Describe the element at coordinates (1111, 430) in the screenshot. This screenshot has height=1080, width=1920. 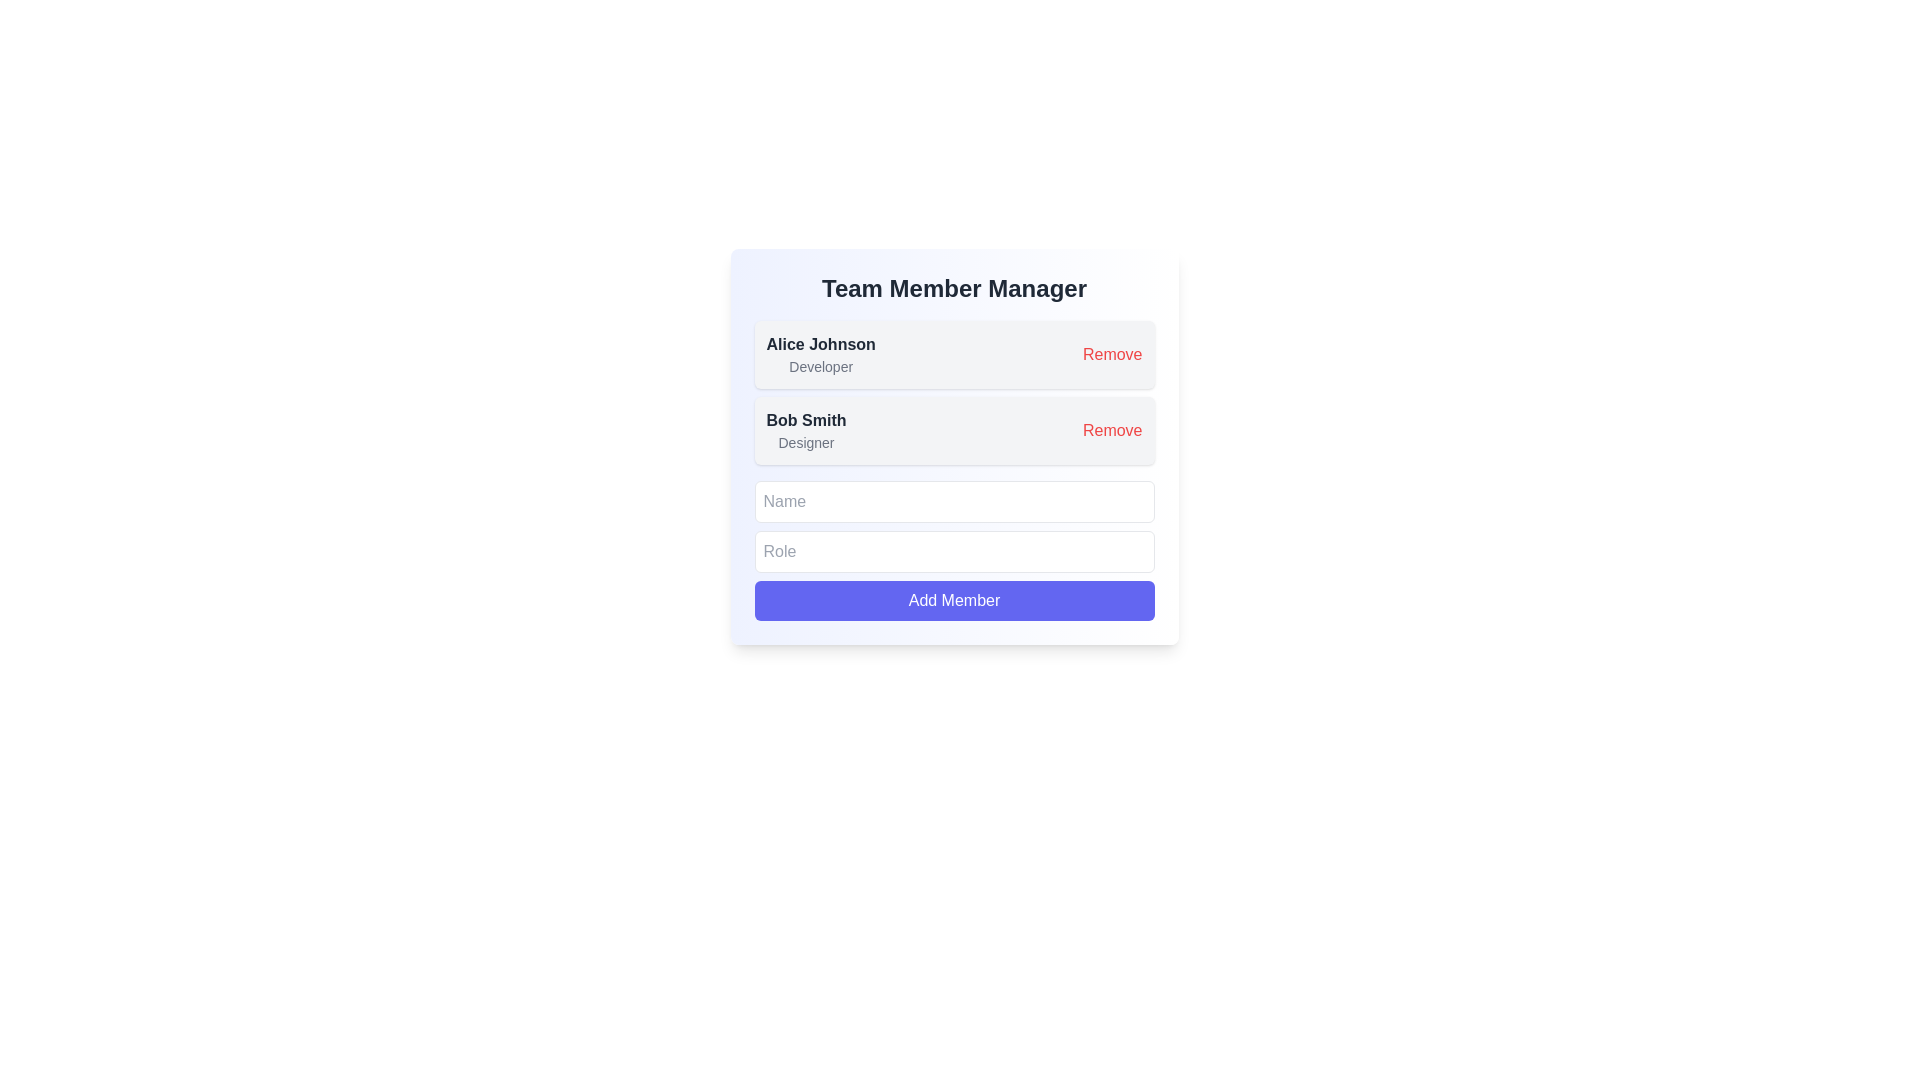
I see `the interactive text button used to remove 'Bob Smith' from the list` at that location.